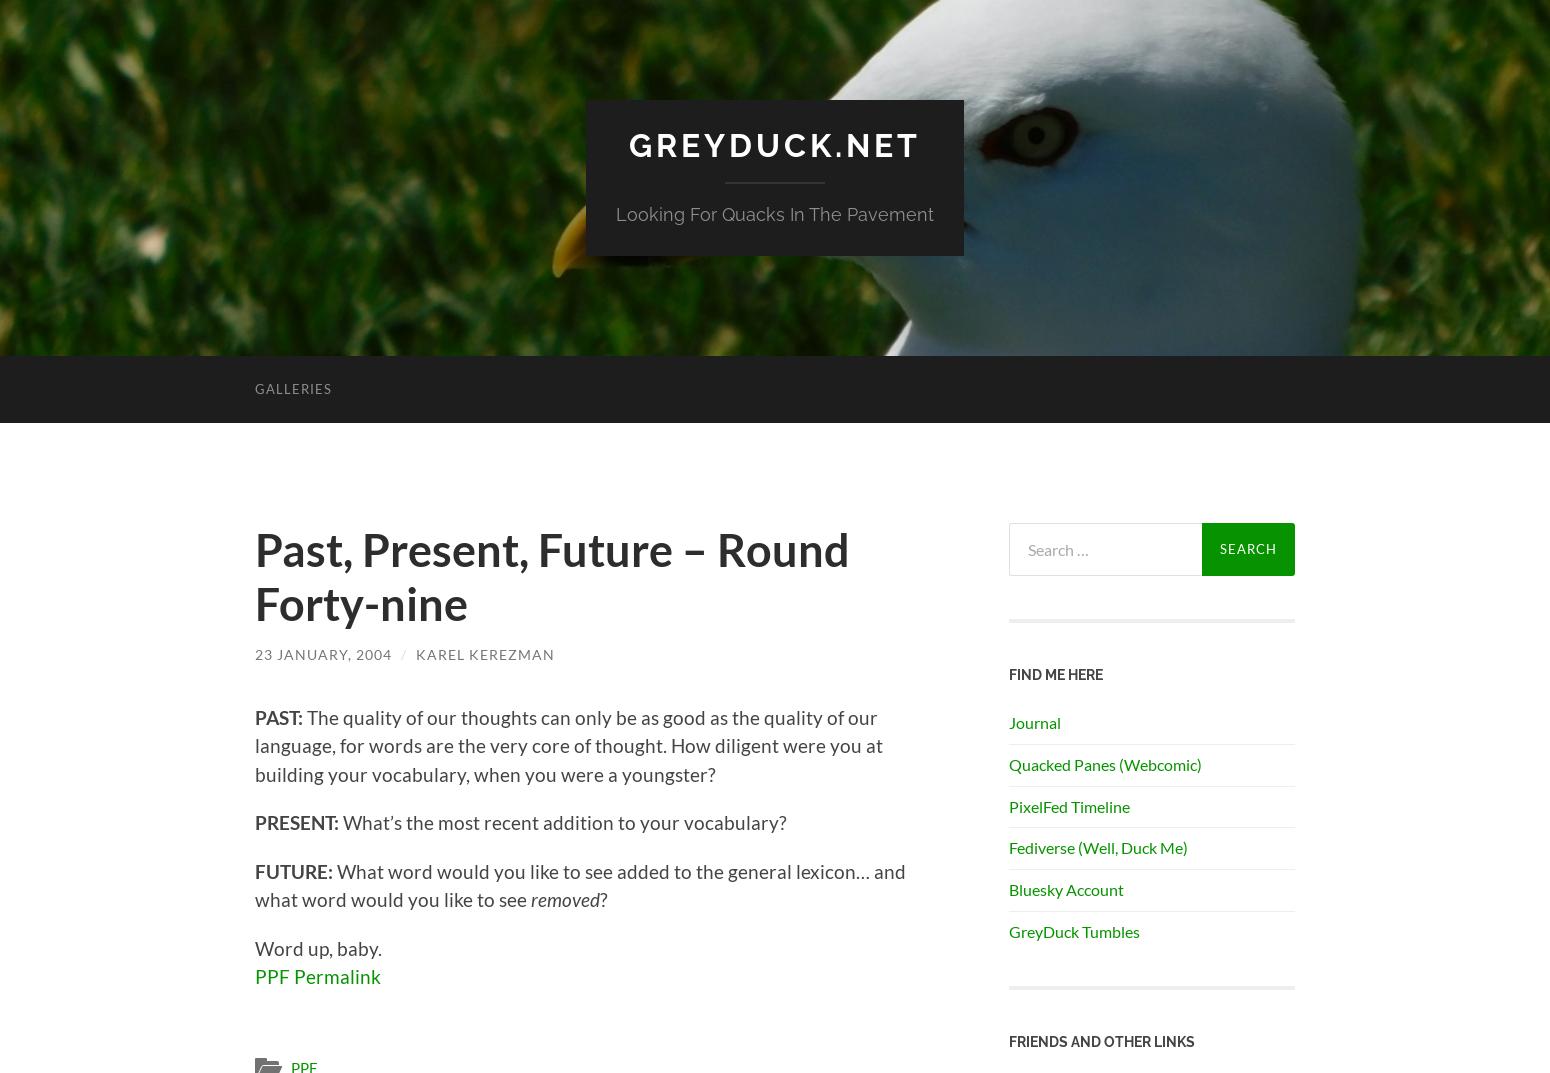 Image resolution: width=1550 pixels, height=1073 pixels. I want to click on 'What’s the most recent addition to your vocabulary?', so click(337, 822).